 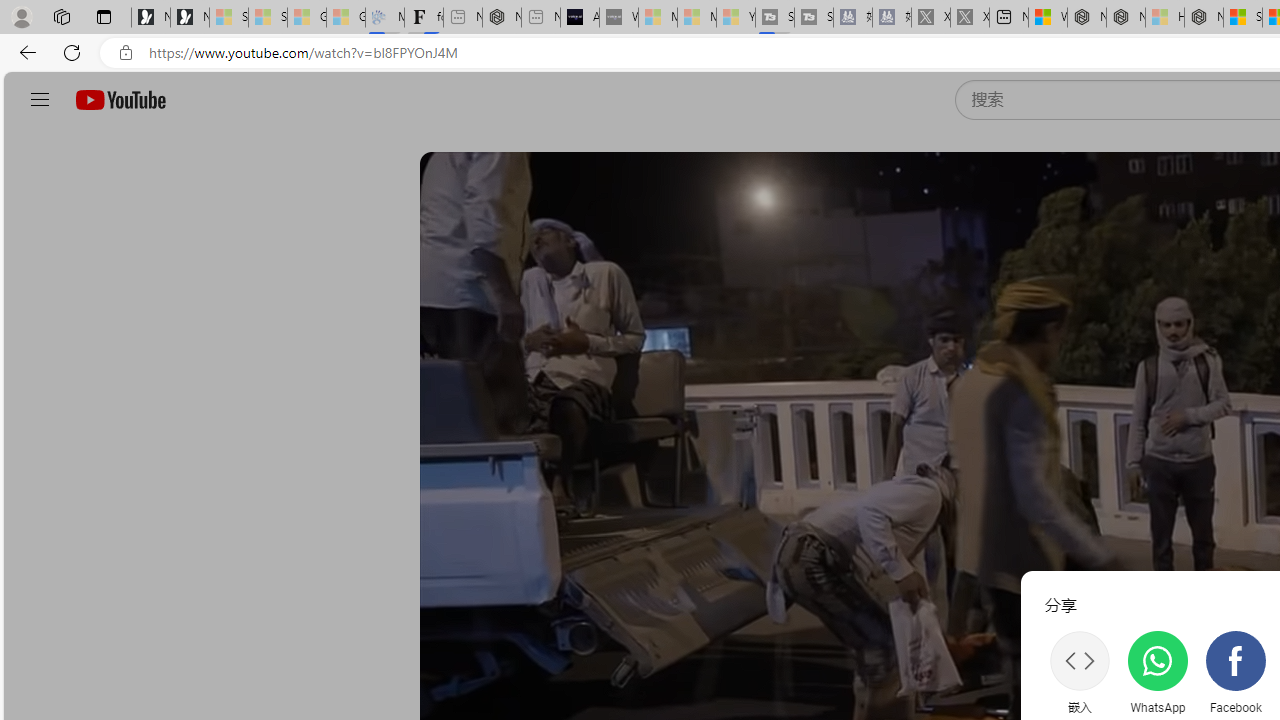 I want to click on 'Microsoft Start Sports - Sleeping', so click(x=657, y=17).